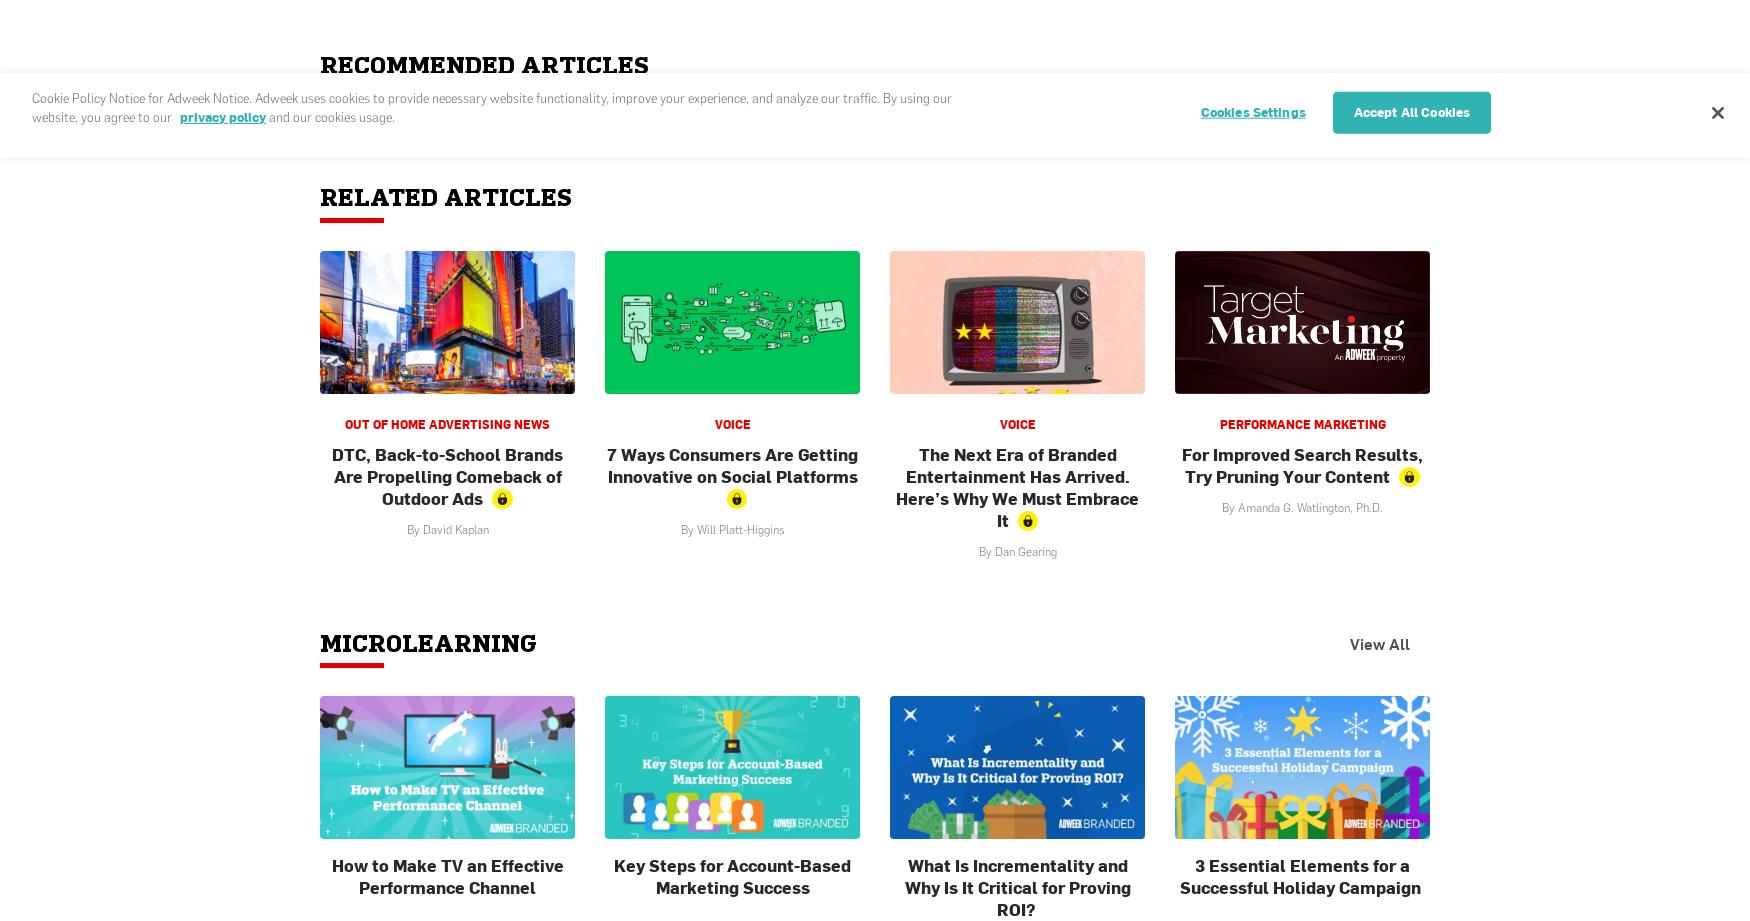  Describe the element at coordinates (1237, 506) in the screenshot. I see `'Amanda G. Watlington, Ph.D.'` at that location.